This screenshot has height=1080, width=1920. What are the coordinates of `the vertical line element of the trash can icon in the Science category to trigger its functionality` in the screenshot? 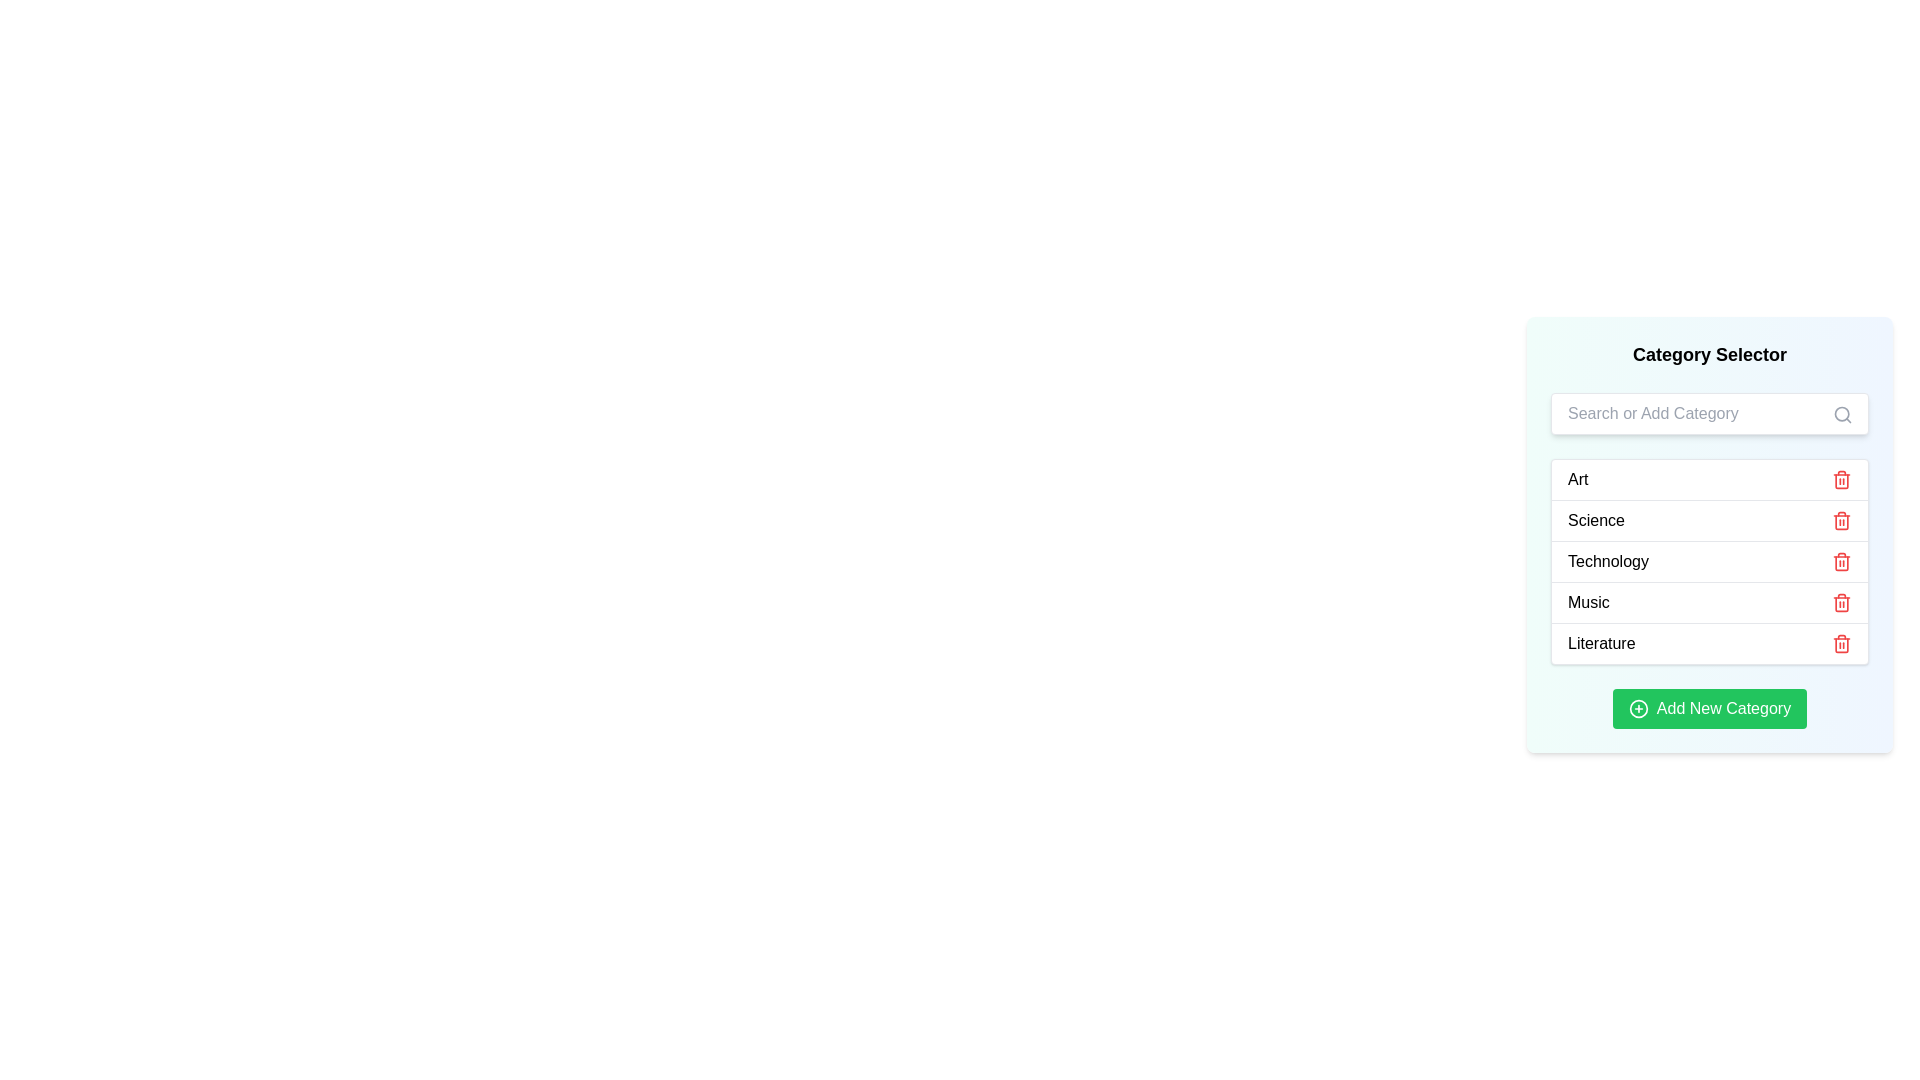 It's located at (1841, 520).